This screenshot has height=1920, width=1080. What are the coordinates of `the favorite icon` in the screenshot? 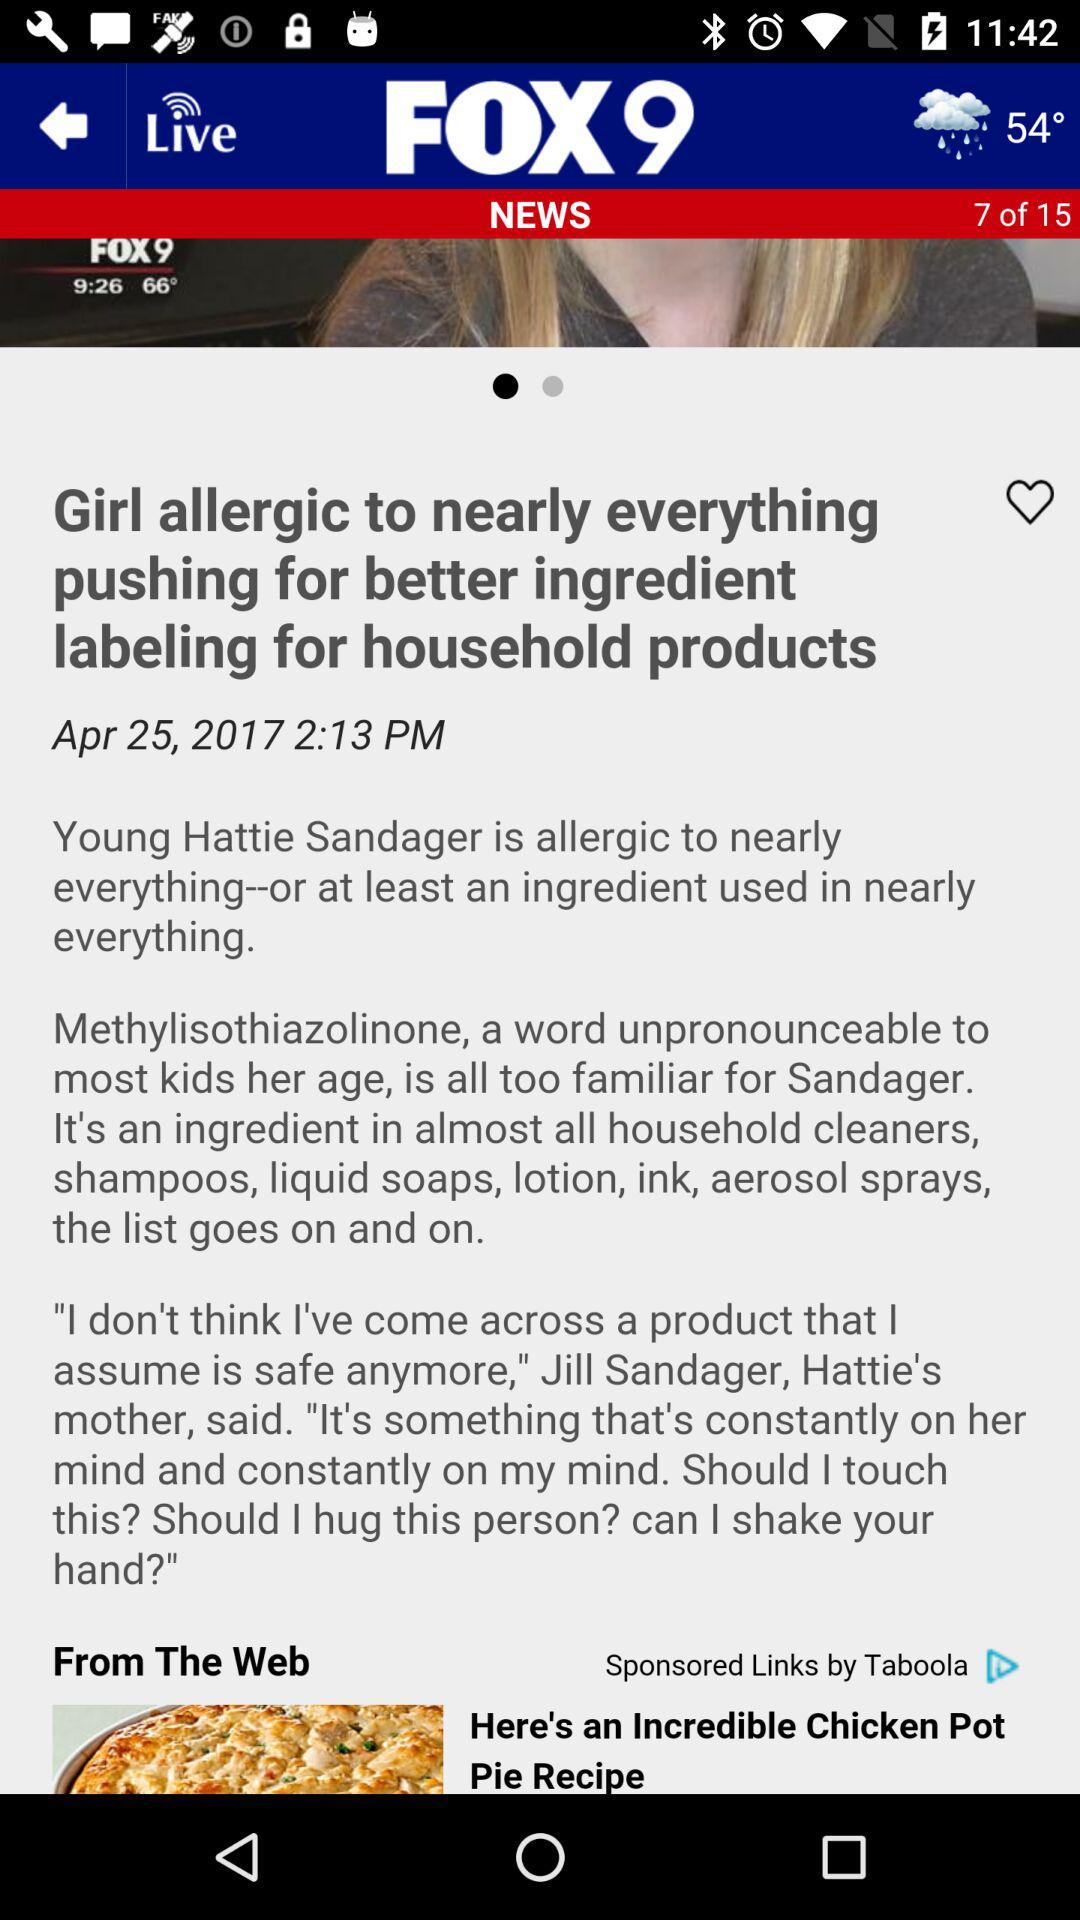 It's located at (1017, 502).